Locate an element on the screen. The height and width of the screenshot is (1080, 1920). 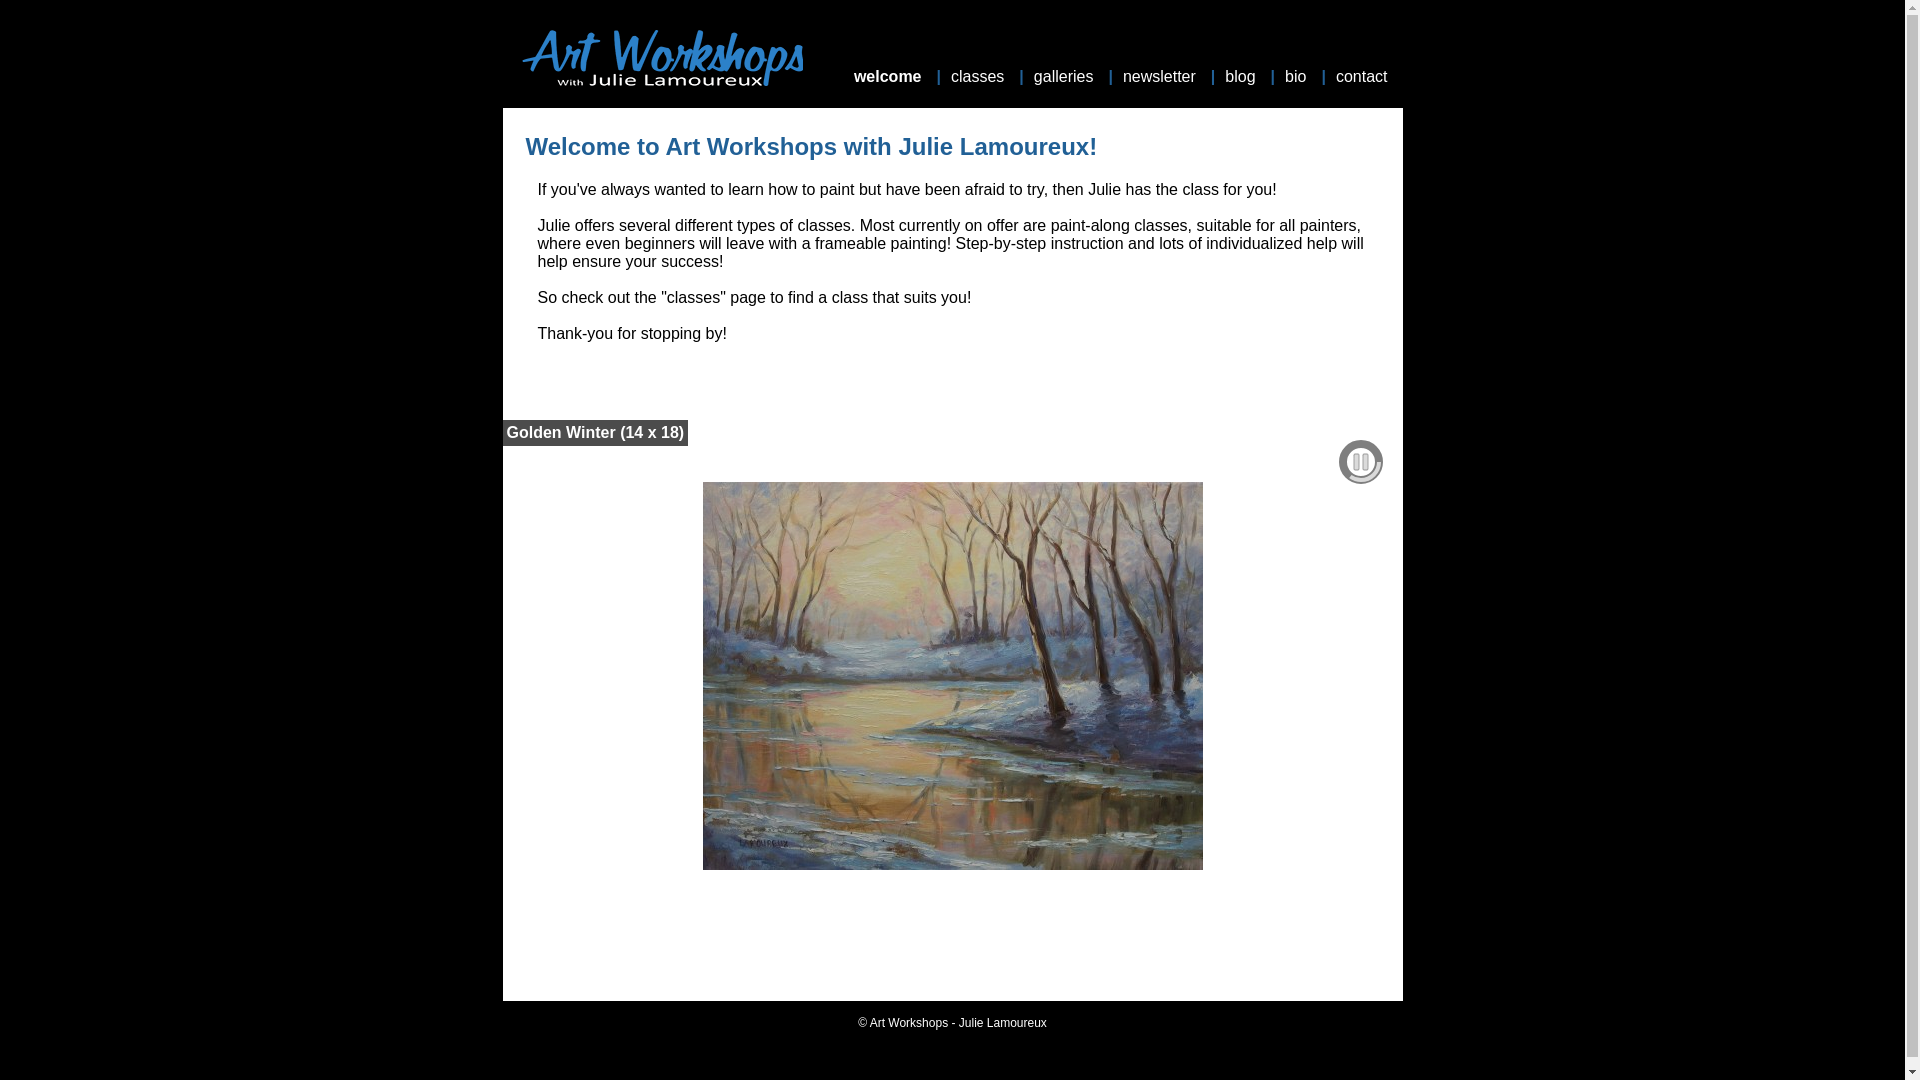
'classes' is located at coordinates (949, 76).